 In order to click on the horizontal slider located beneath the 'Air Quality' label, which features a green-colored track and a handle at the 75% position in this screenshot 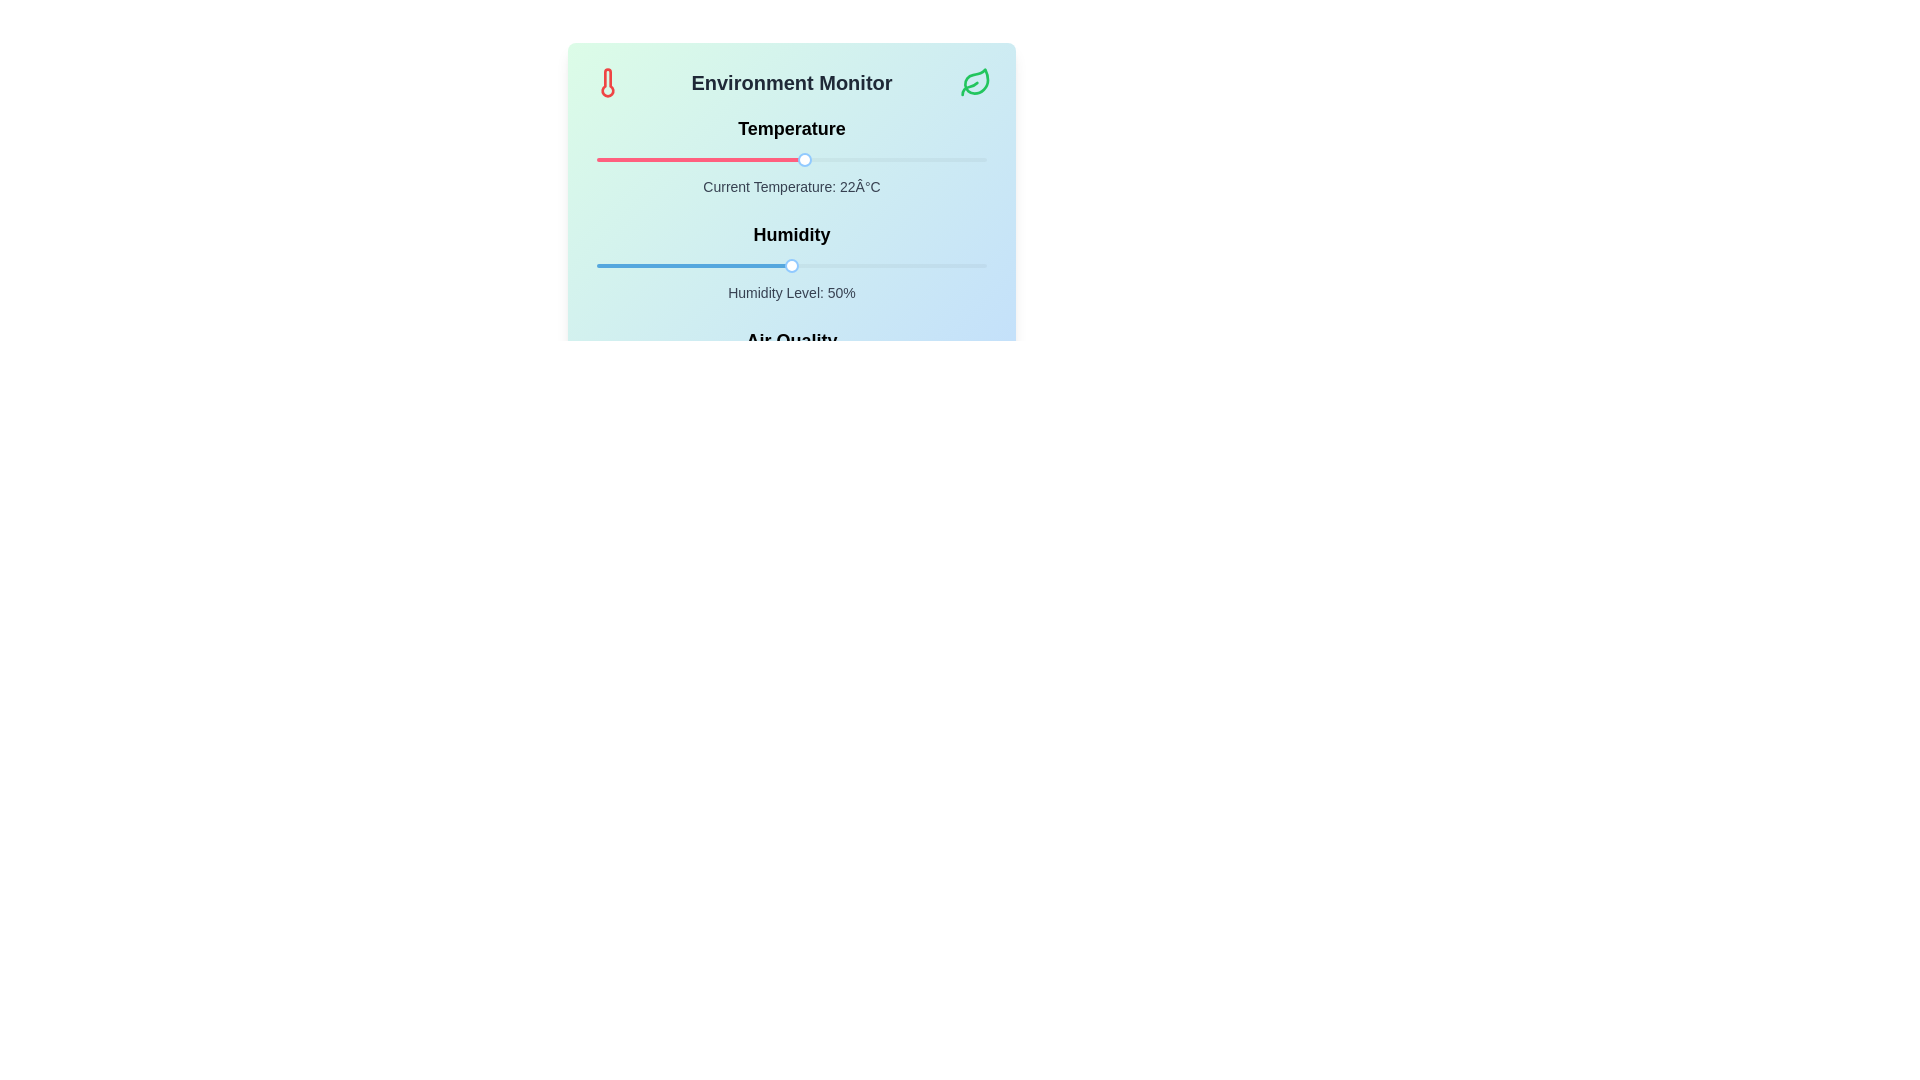, I will do `click(791, 371)`.